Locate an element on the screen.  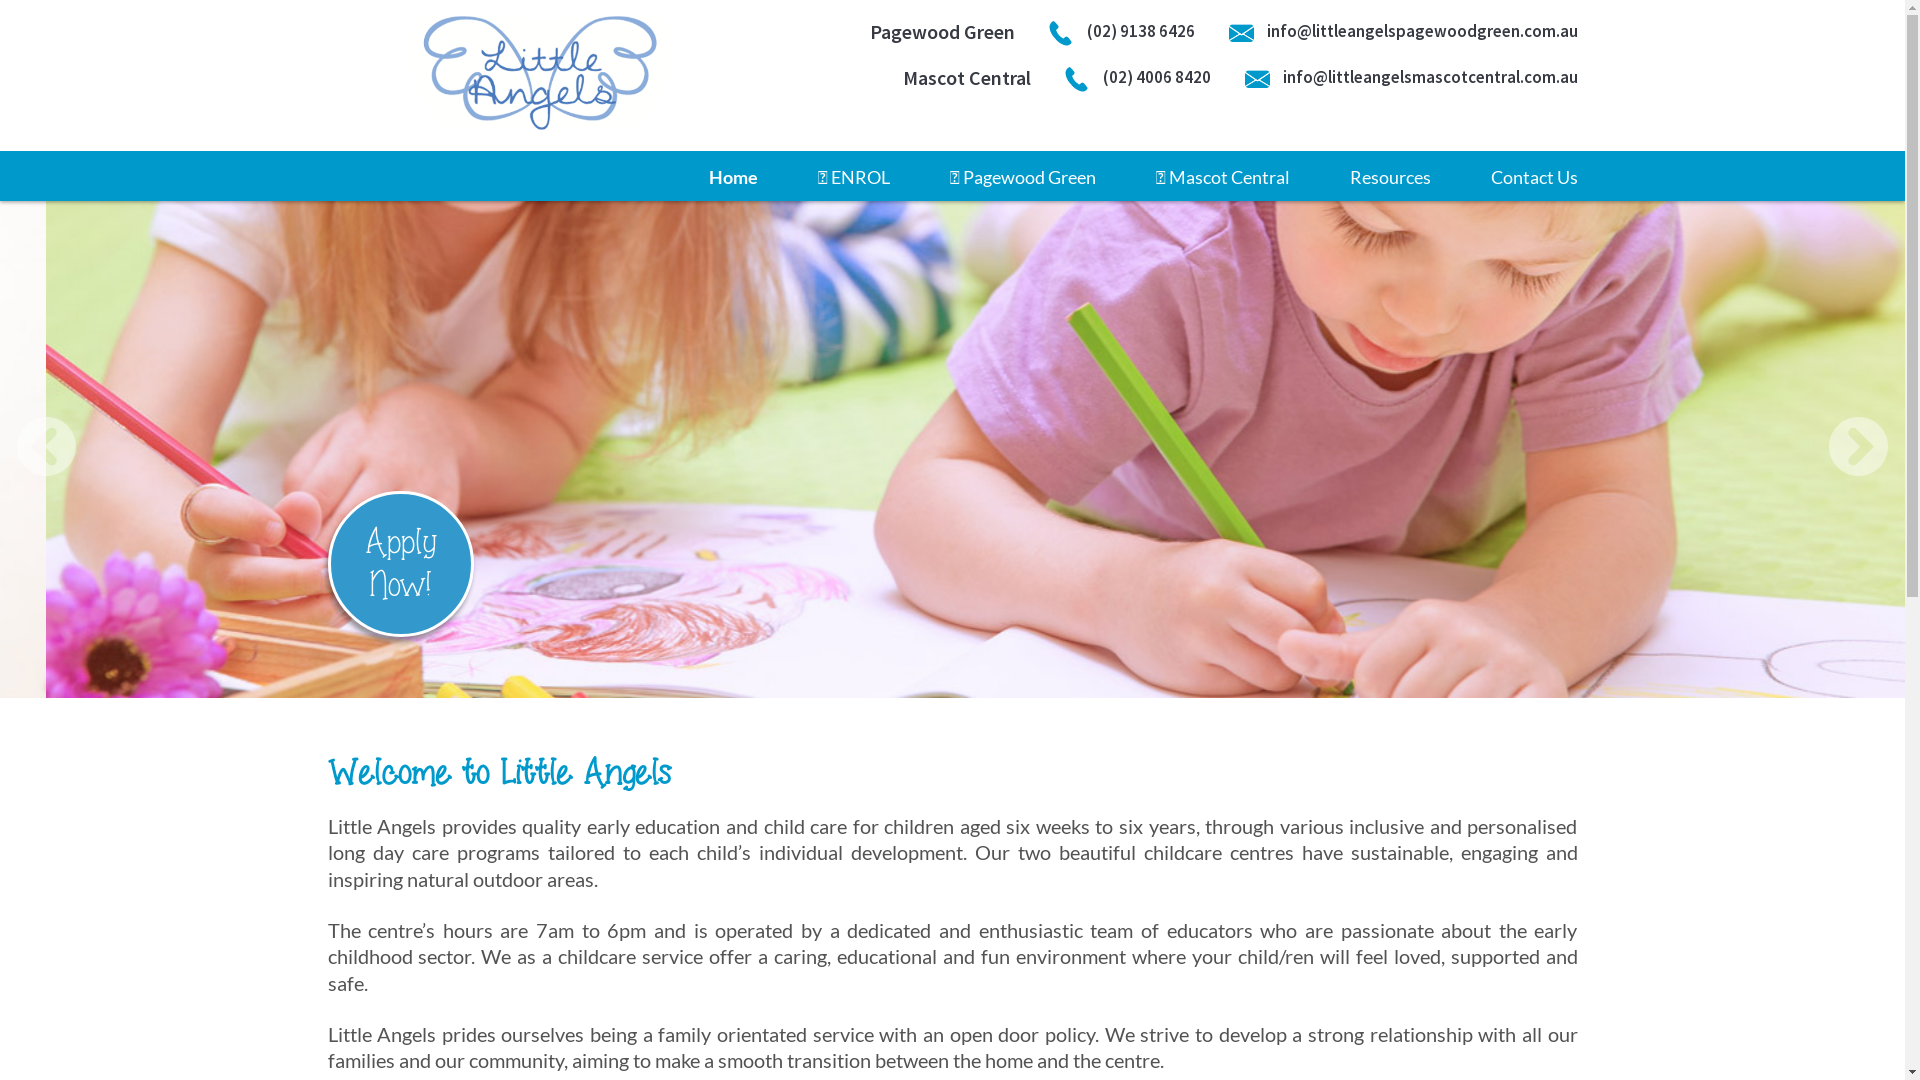
'Home' is located at coordinates (731, 176).